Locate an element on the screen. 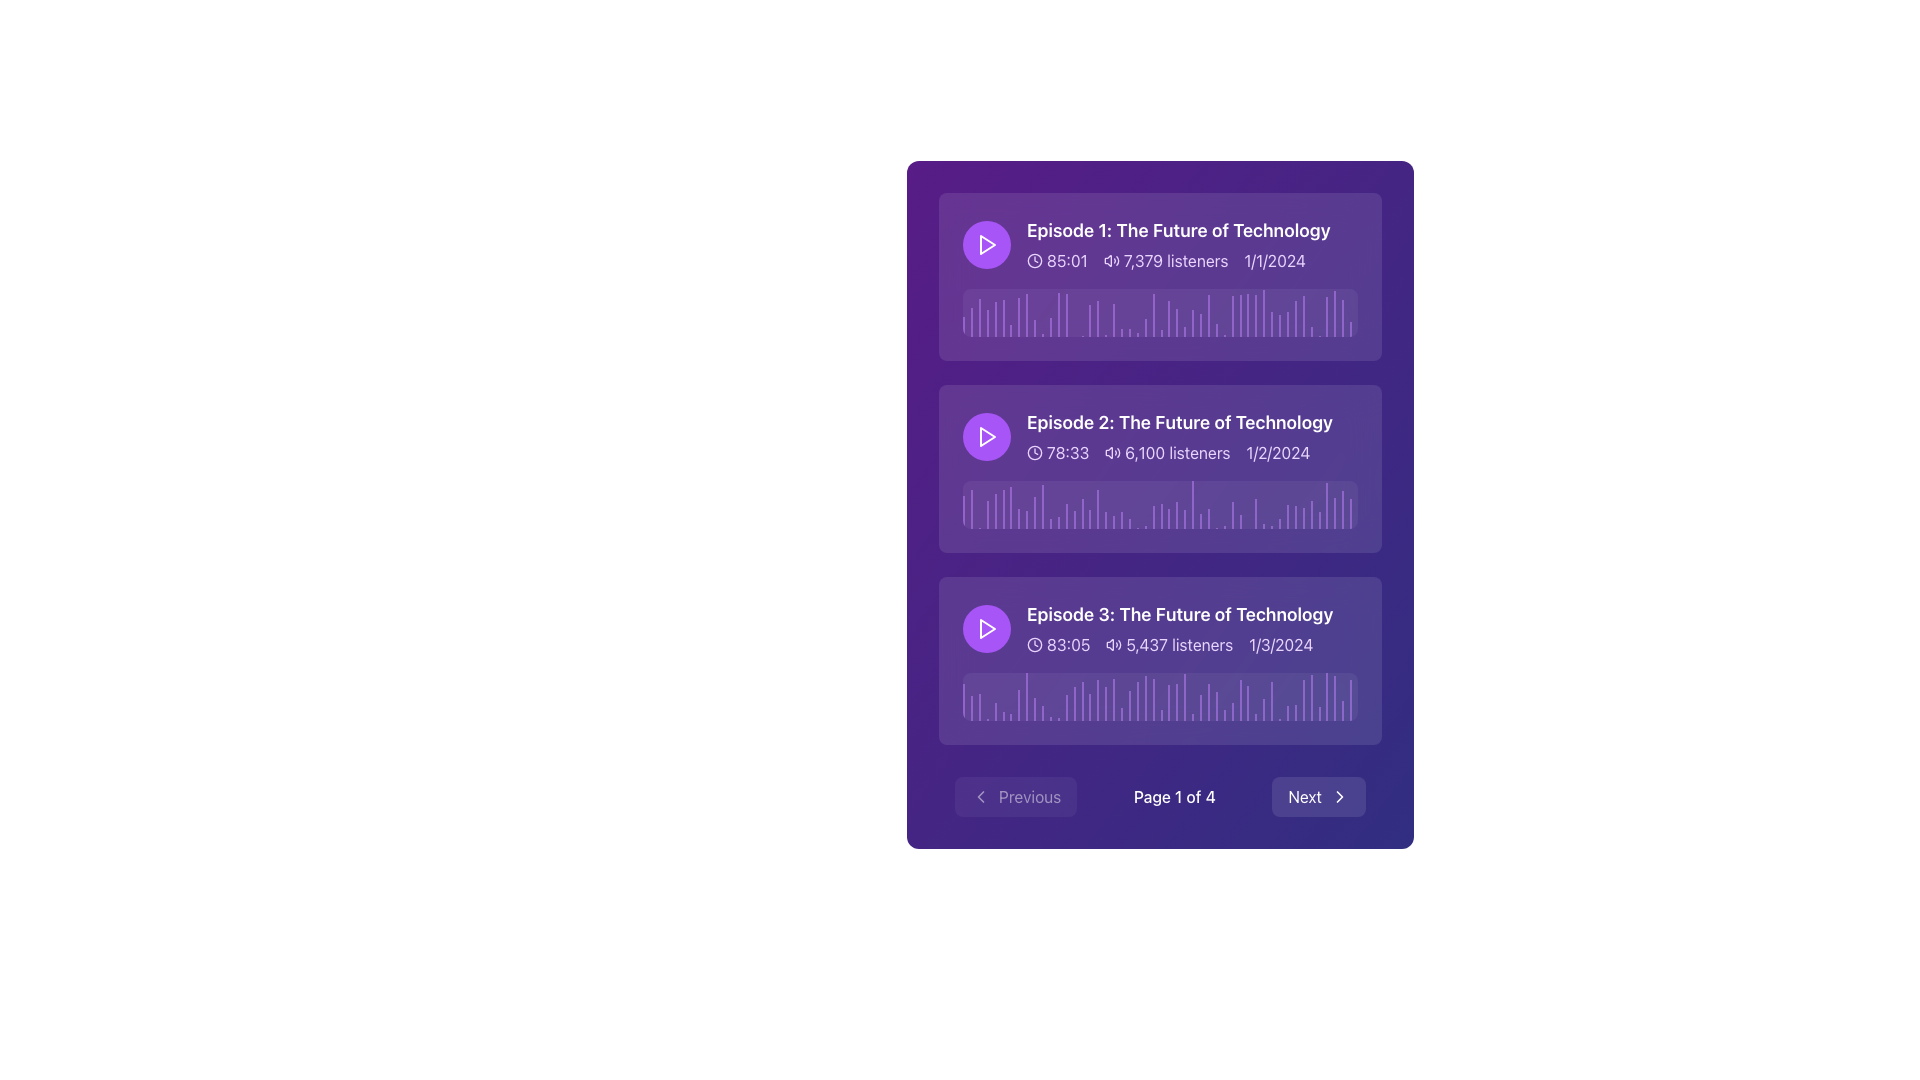 This screenshot has height=1080, width=1920. the 44th indicator bar in the horizontal sequence, which visually indicates a specific value in the progress or waveform display is located at coordinates (1303, 315).